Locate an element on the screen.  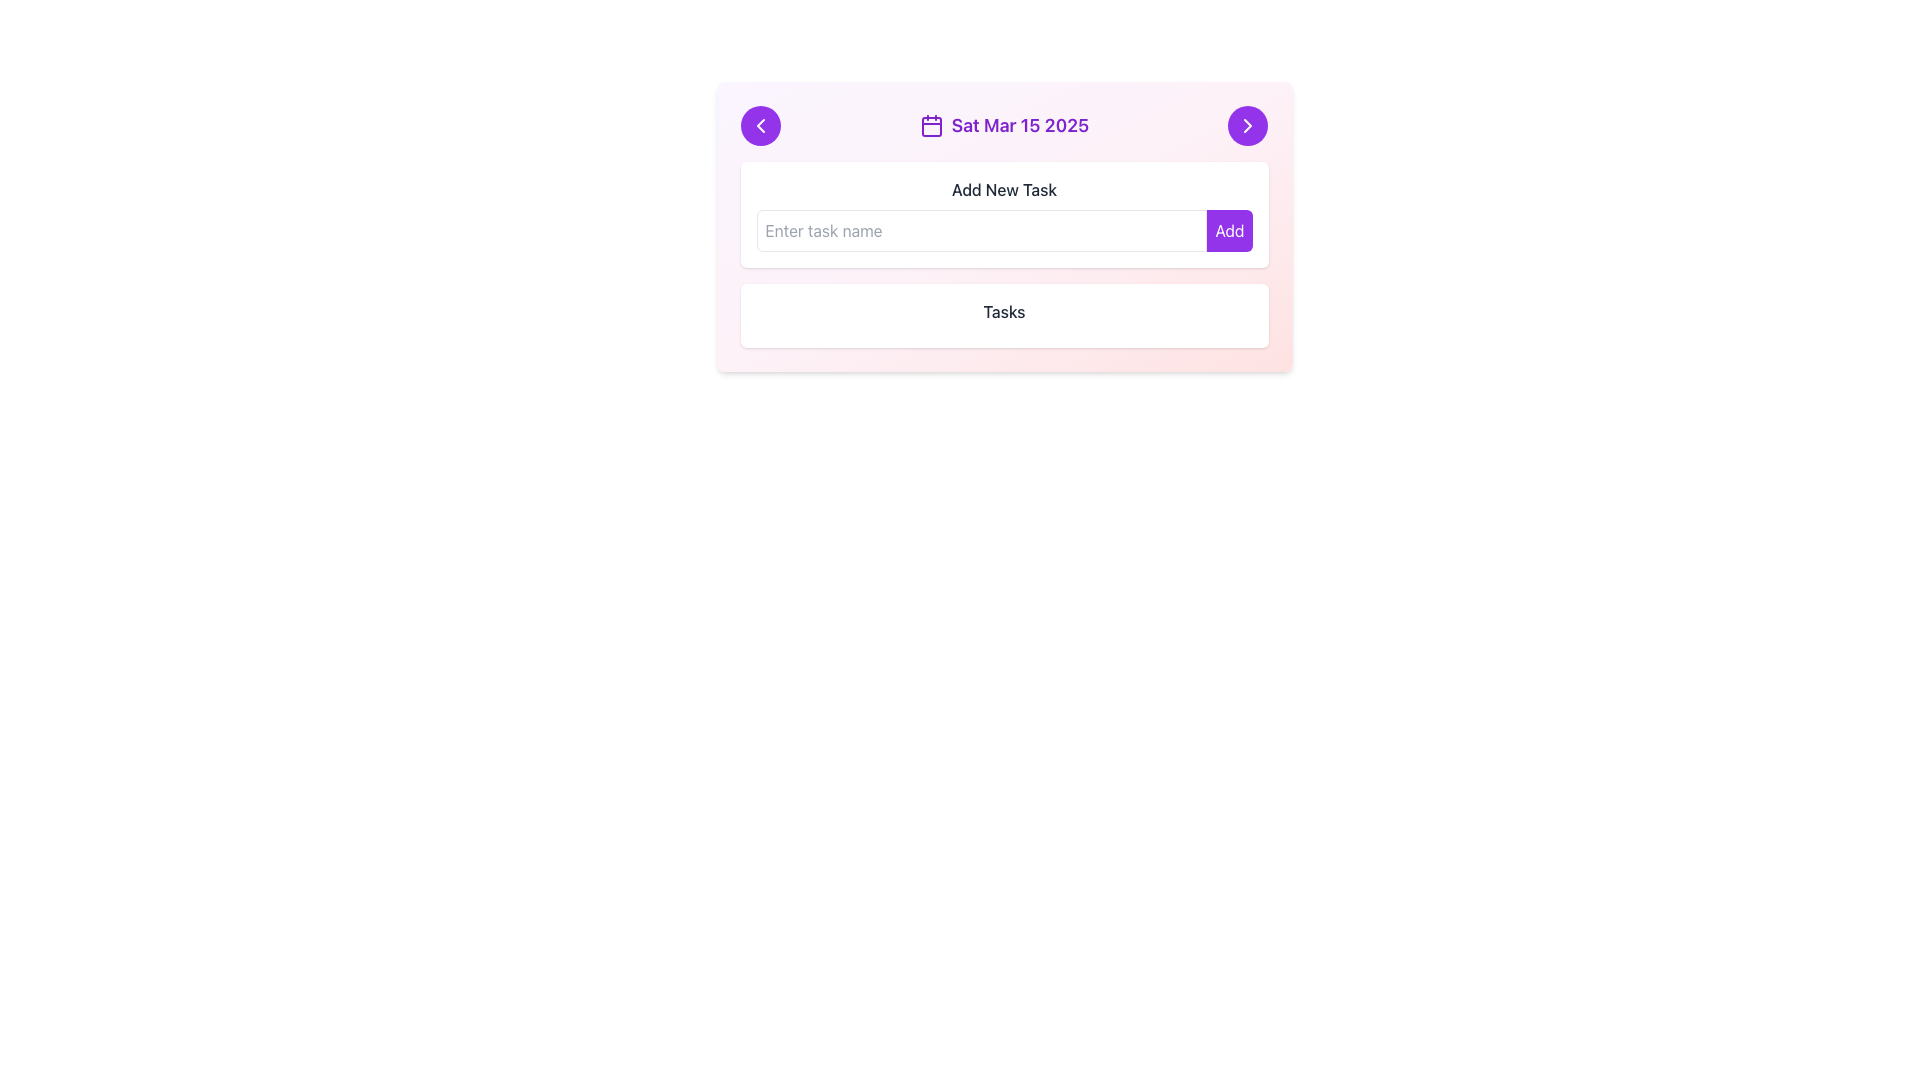
the label displaying the currently selected date, which is located in the upper header section between the left-pointing and right-pointing chevron buttons is located at coordinates (1004, 126).